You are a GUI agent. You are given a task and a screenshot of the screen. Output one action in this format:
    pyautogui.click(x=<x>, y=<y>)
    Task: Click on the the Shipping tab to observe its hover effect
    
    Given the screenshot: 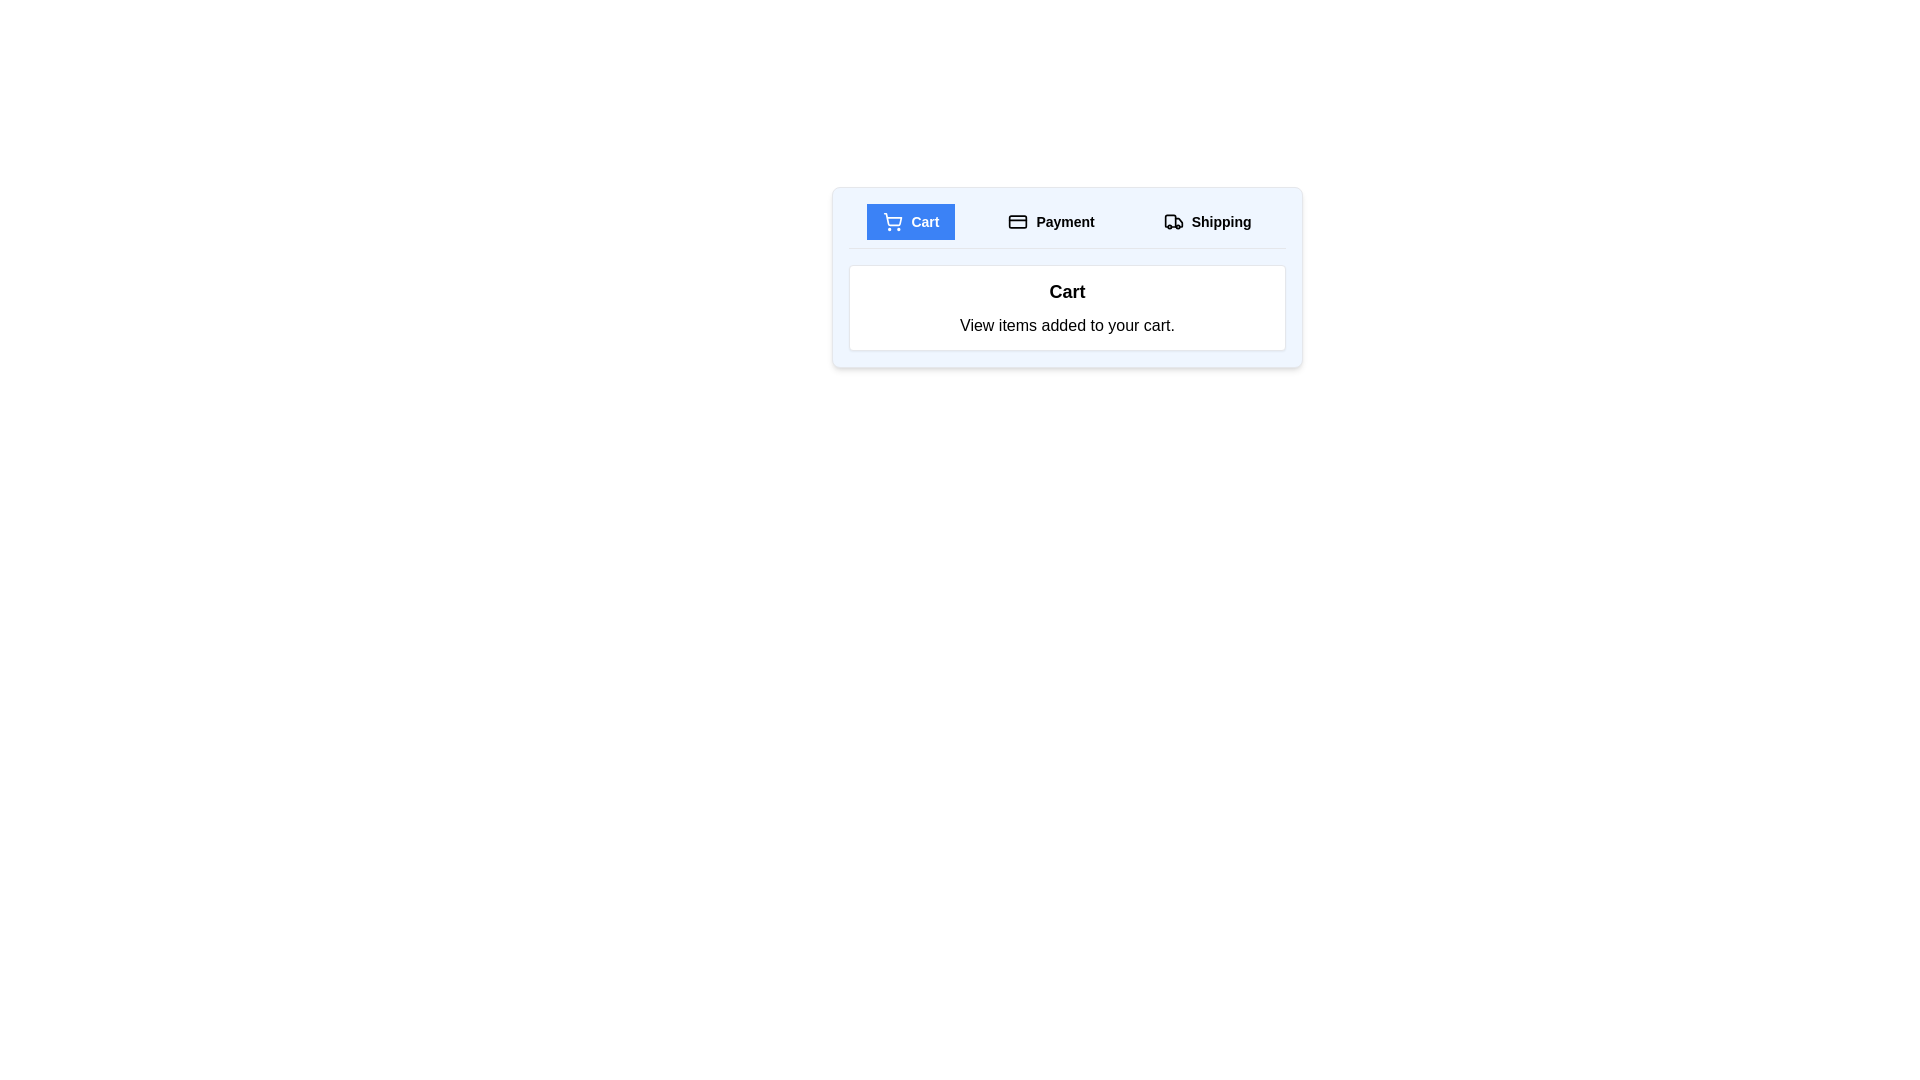 What is the action you would take?
    pyautogui.click(x=1206, y=222)
    